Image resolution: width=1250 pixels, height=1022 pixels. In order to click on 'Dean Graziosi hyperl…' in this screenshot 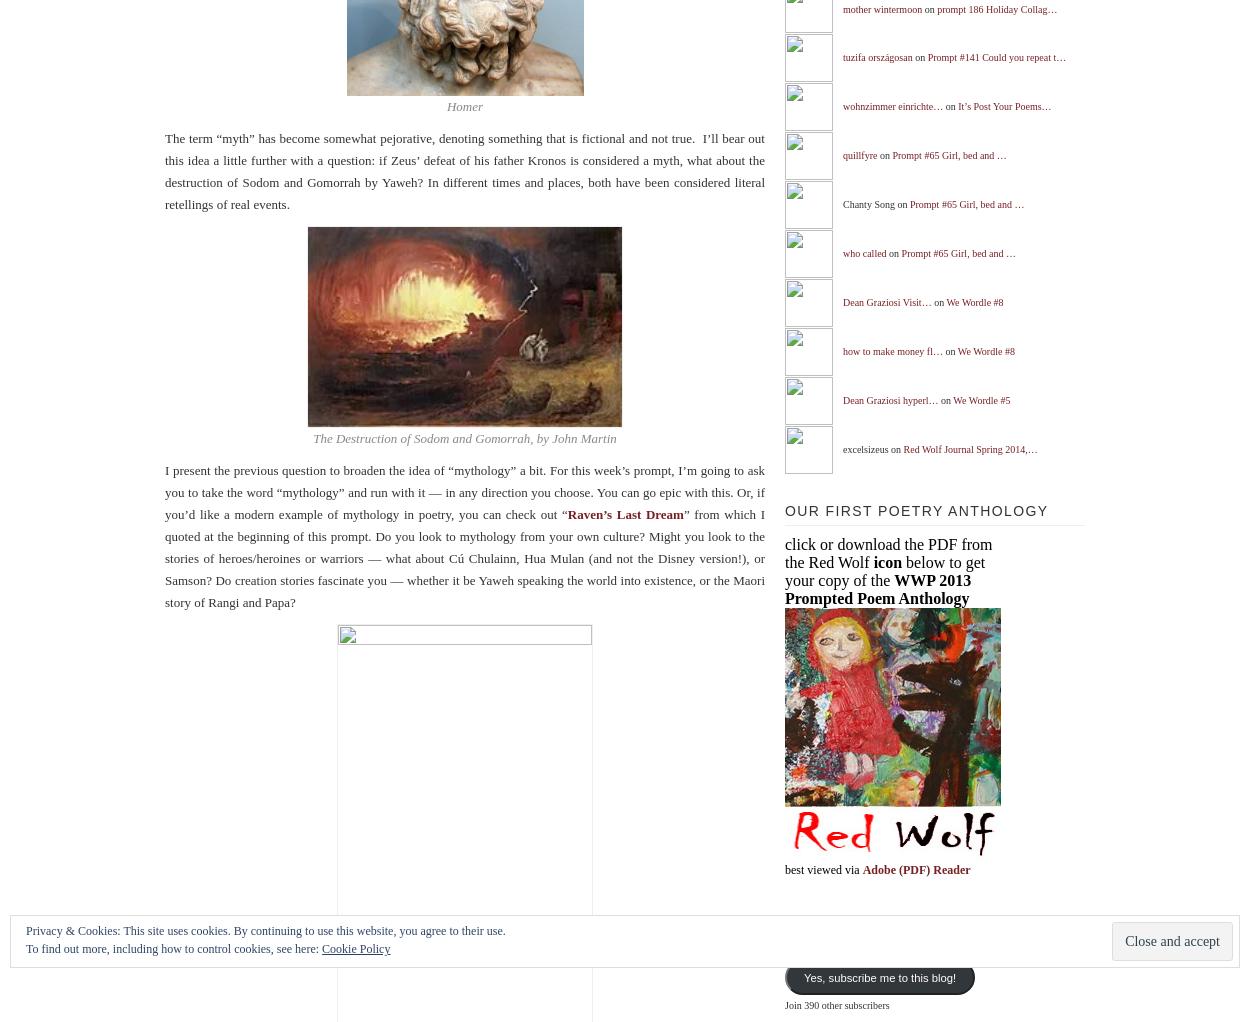, I will do `click(842, 398)`.